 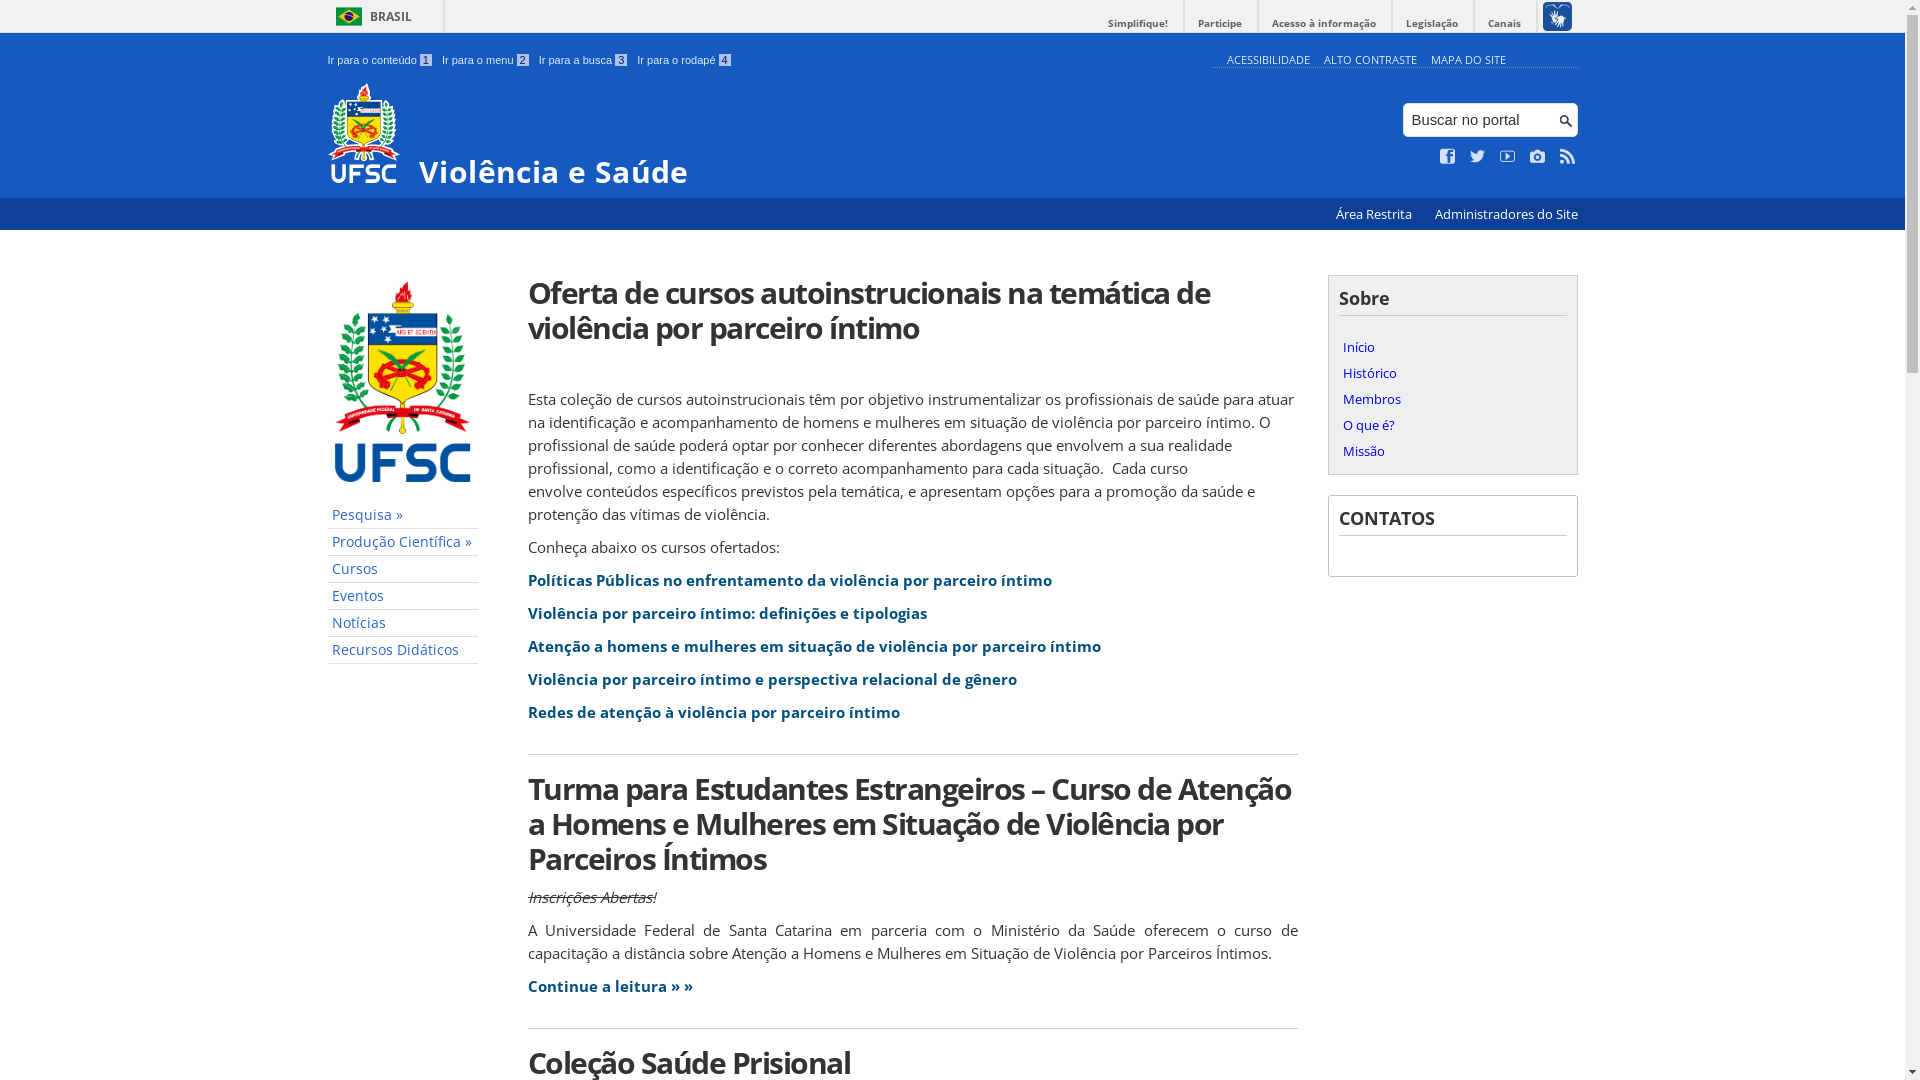 What do you see at coordinates (1452, 398) in the screenshot?
I see `'Membros'` at bounding box center [1452, 398].